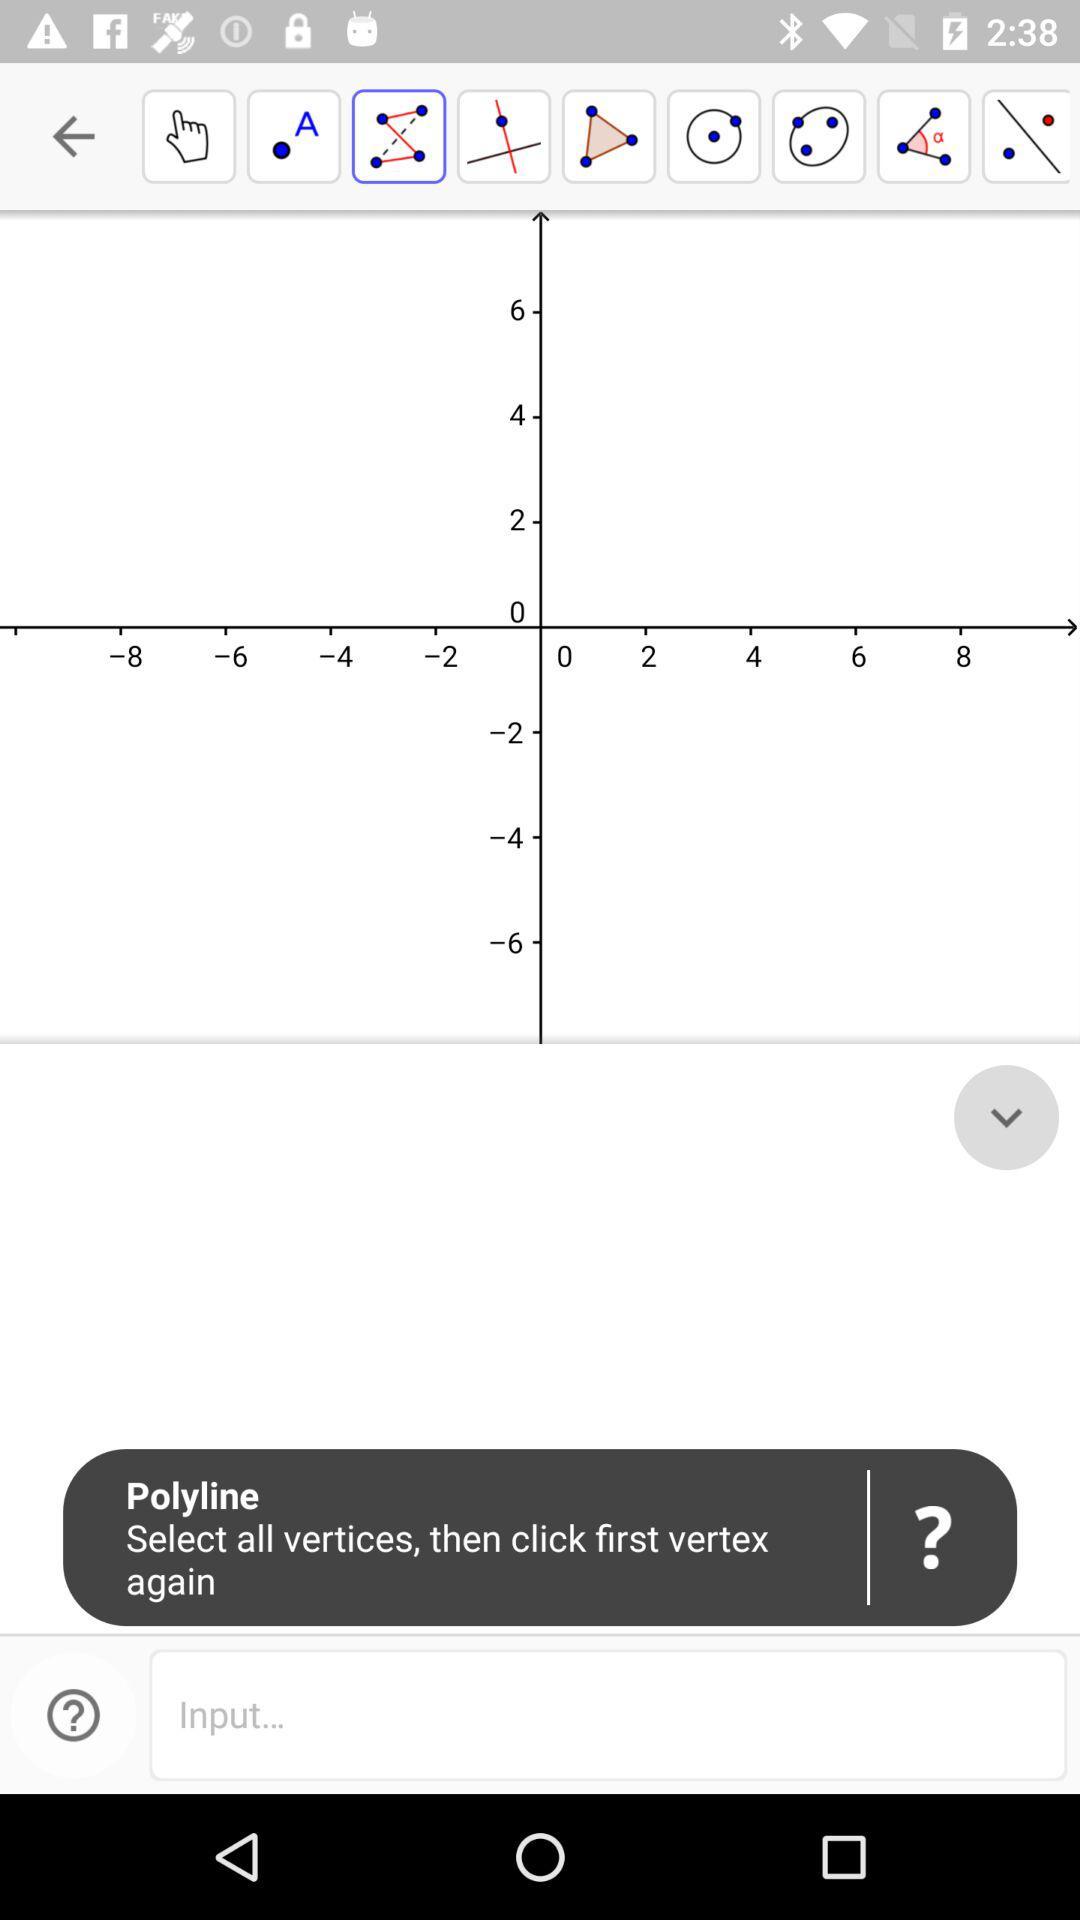 This screenshot has height=1920, width=1080. What do you see at coordinates (72, 1714) in the screenshot?
I see `the help icon` at bounding box center [72, 1714].